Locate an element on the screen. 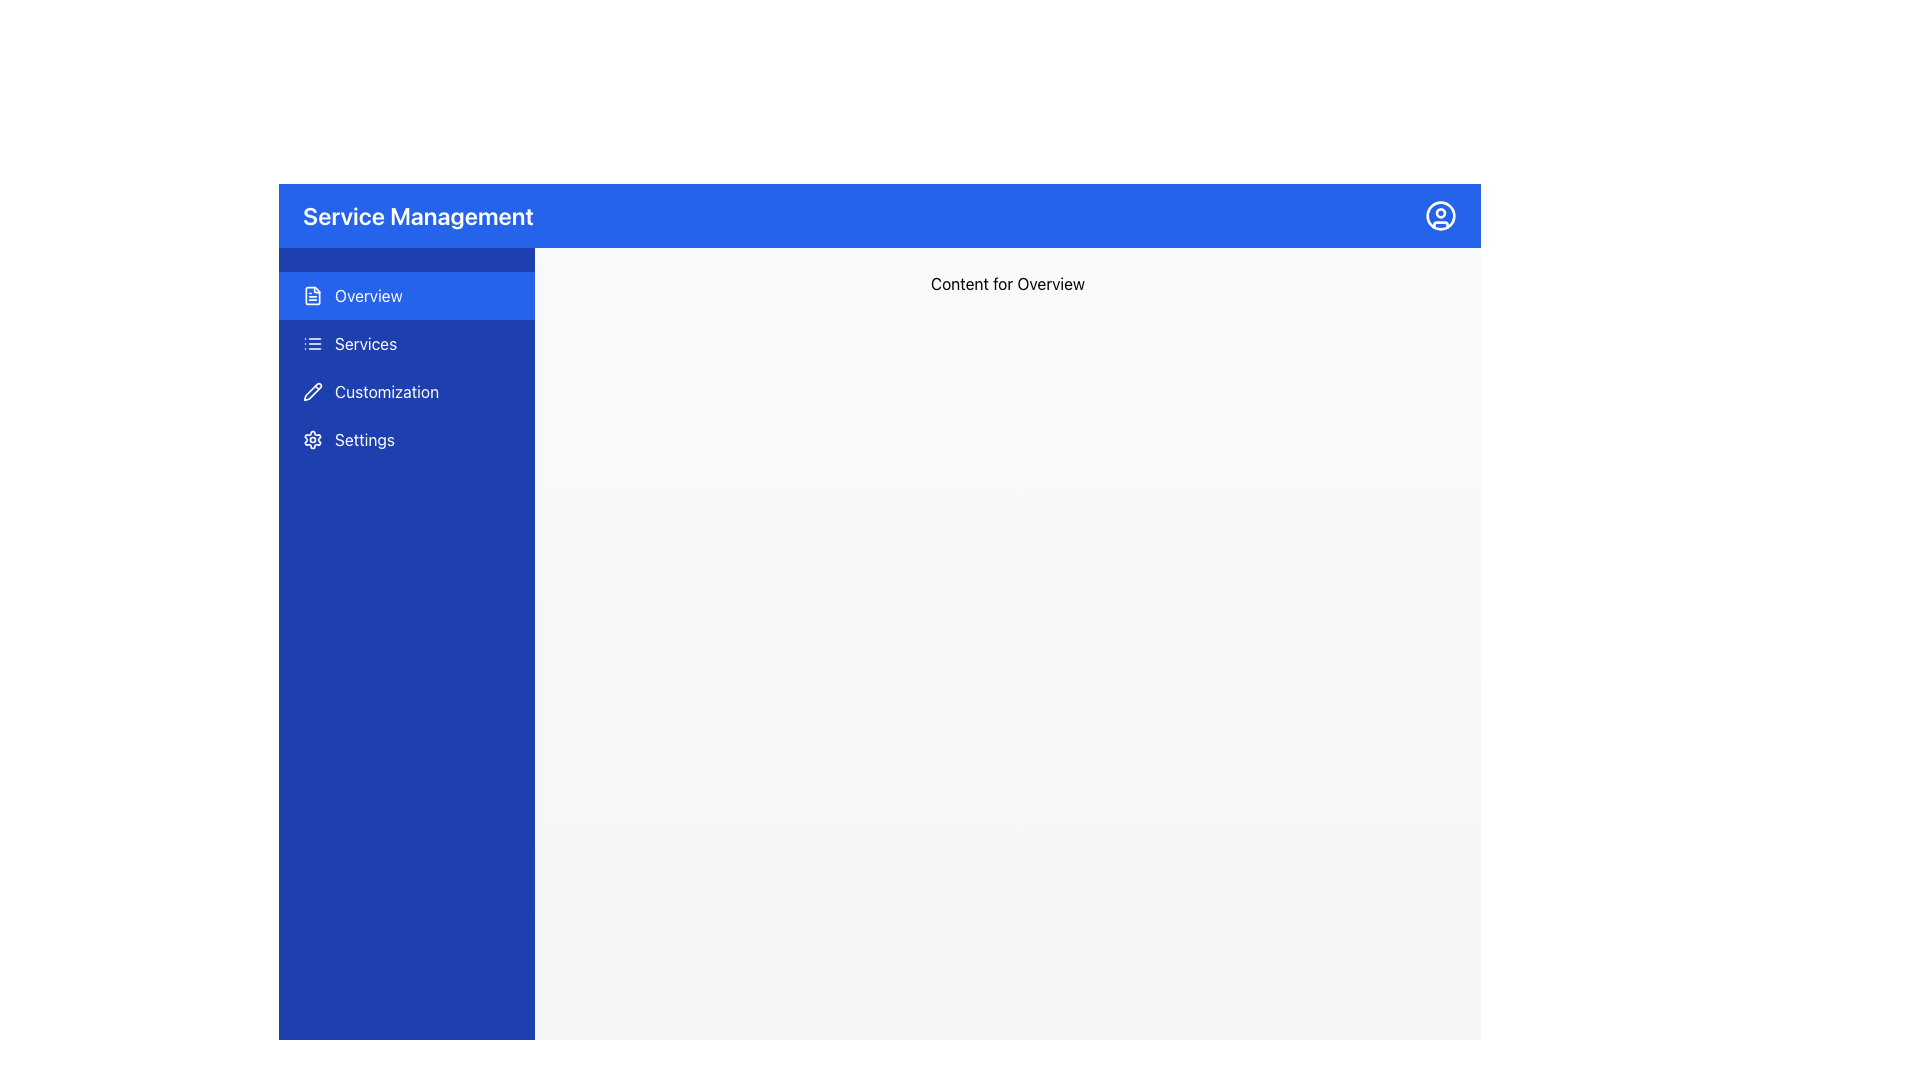 The height and width of the screenshot is (1080, 1920). the pencil icon located in the 'Customization' menu of the navigation bar, which is the third item from the top is located at coordinates (311, 390).